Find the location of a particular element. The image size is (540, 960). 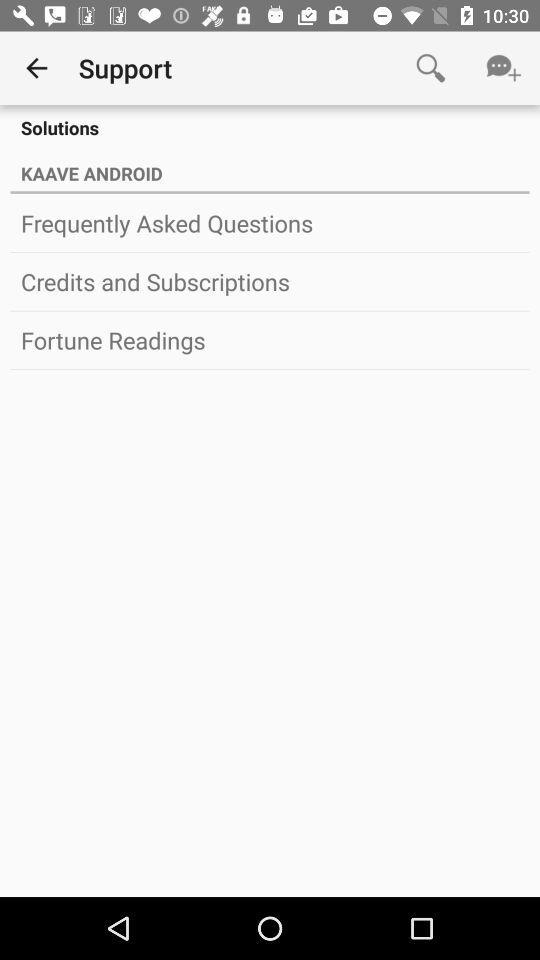

the kaave android icon is located at coordinates (270, 169).